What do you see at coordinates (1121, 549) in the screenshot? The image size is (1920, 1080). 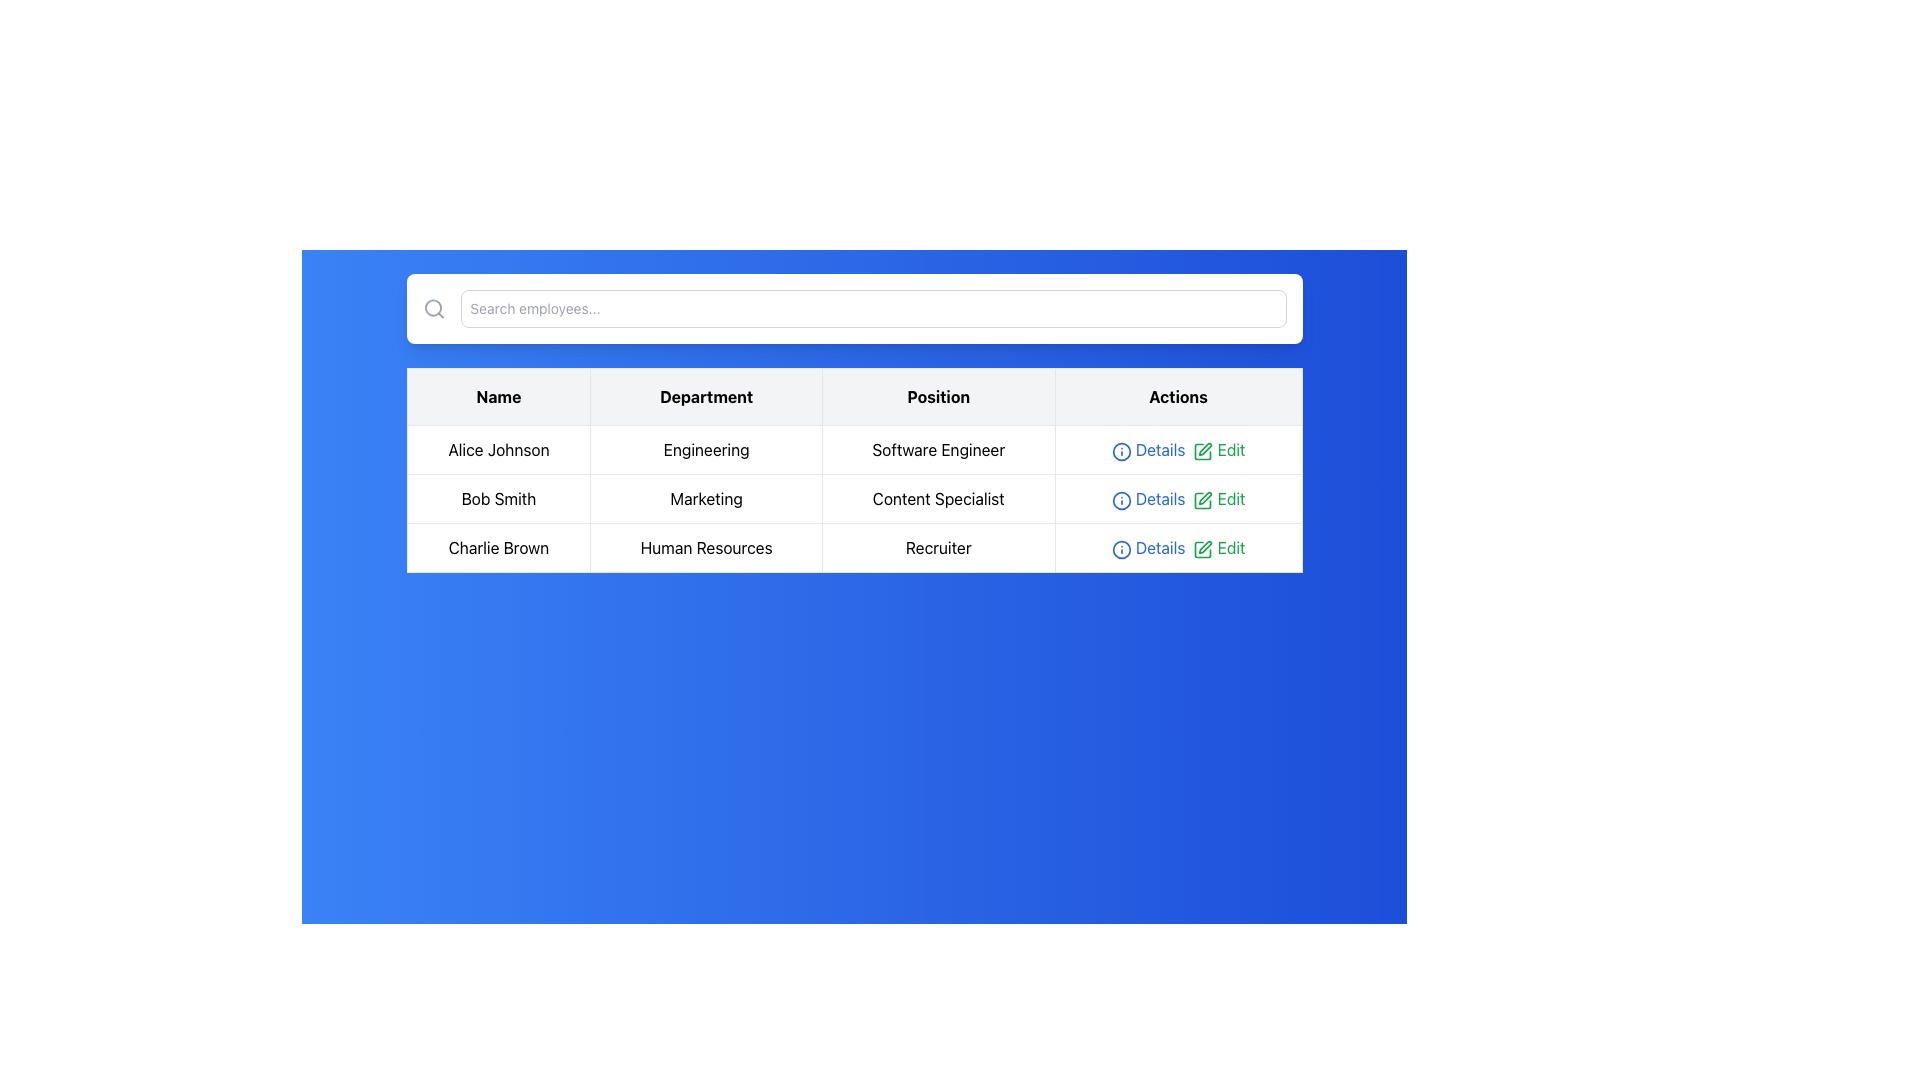 I see `blue outlined circle SVG element located in the 'Actions' column of the third row of the data table, adjacent to the 'Details' text` at bounding box center [1121, 549].